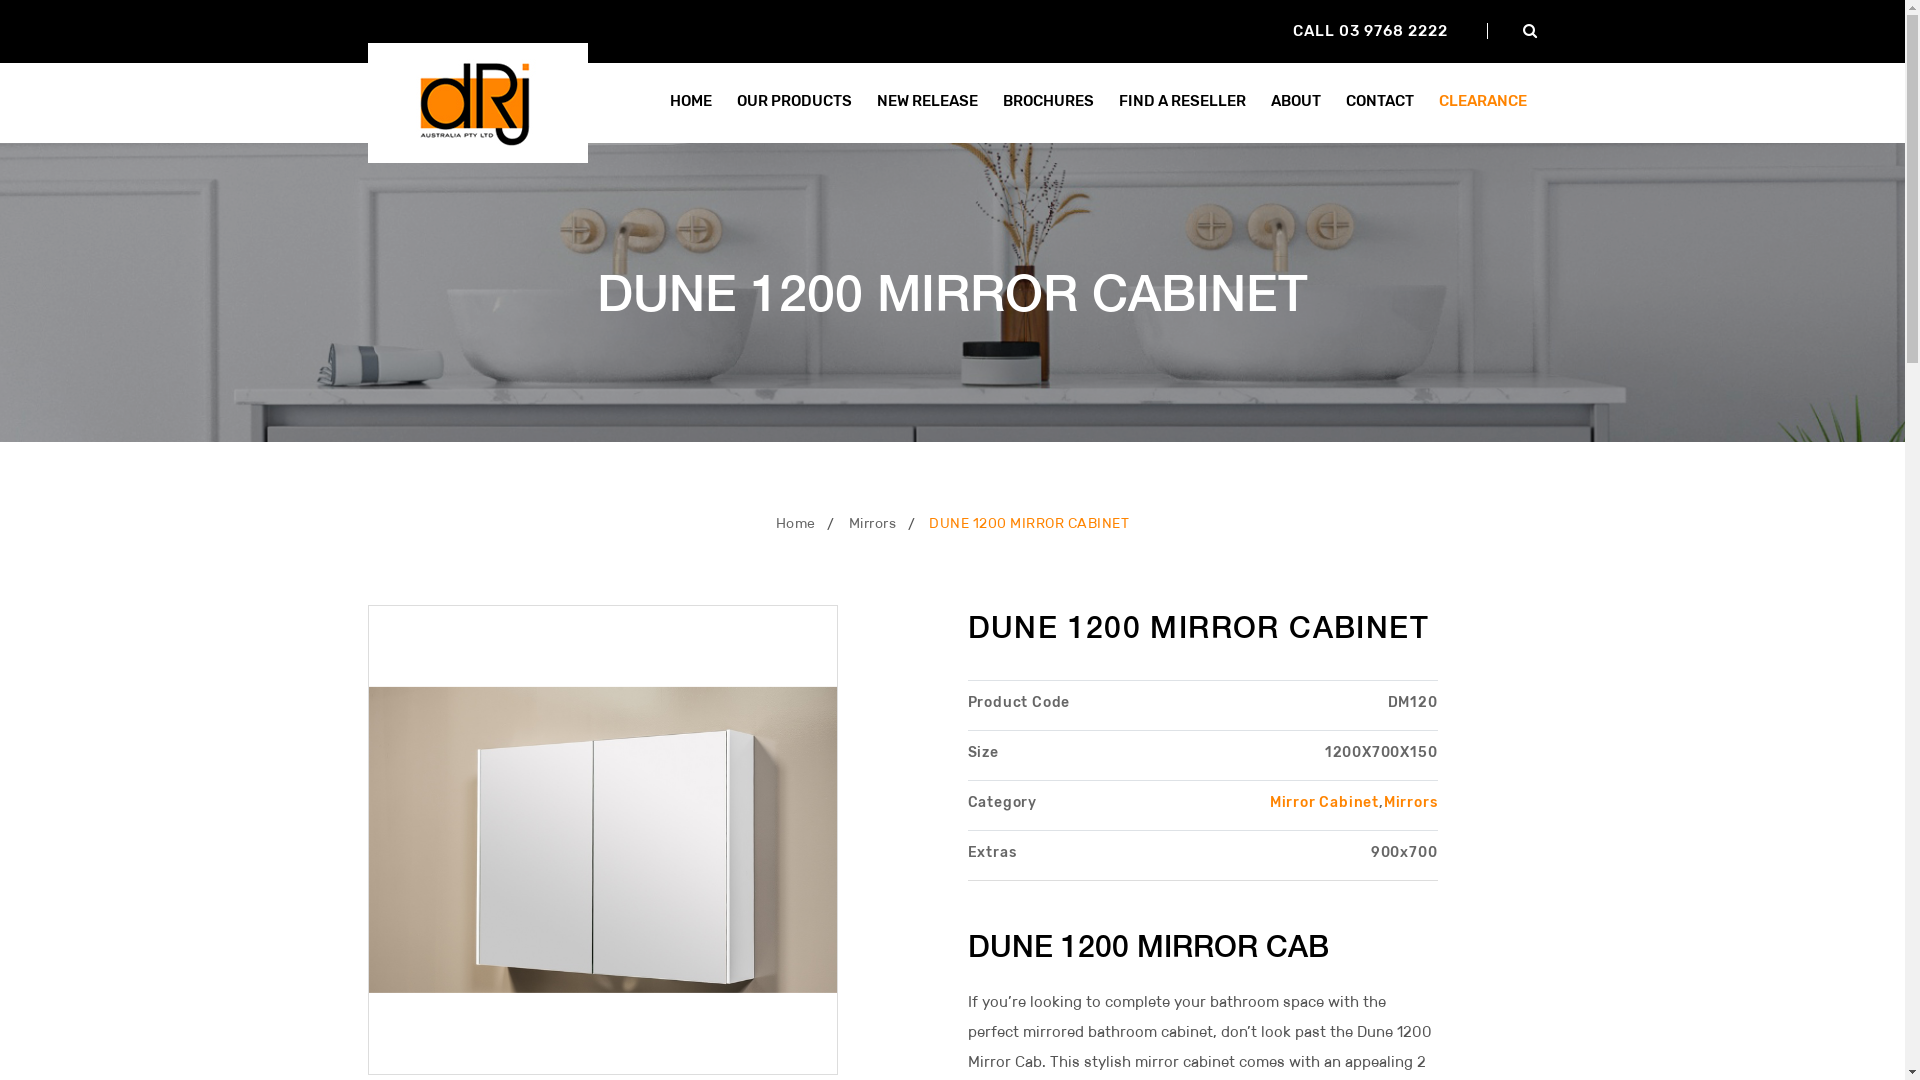 The width and height of the screenshot is (1920, 1080). Describe the element at coordinates (793, 101) in the screenshot. I see `'OUR PRODUCTS'` at that location.